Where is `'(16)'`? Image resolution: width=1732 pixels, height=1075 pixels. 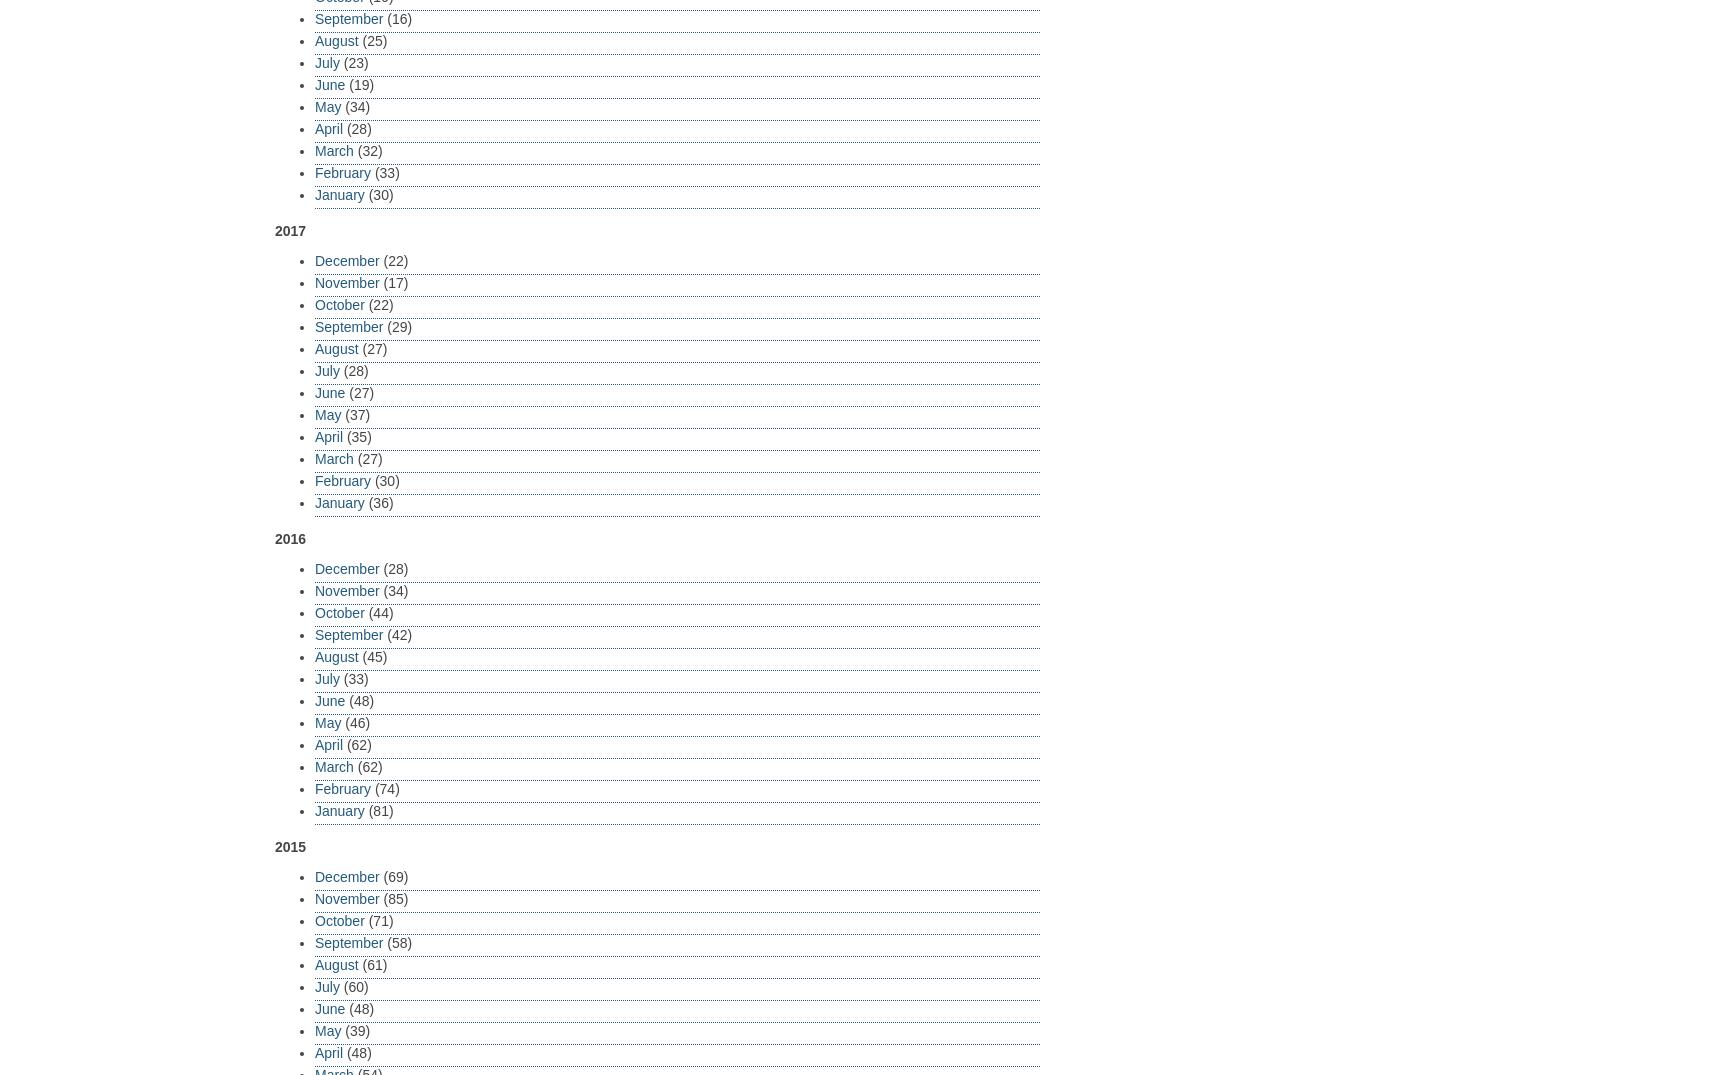
'(16)' is located at coordinates (396, 16).